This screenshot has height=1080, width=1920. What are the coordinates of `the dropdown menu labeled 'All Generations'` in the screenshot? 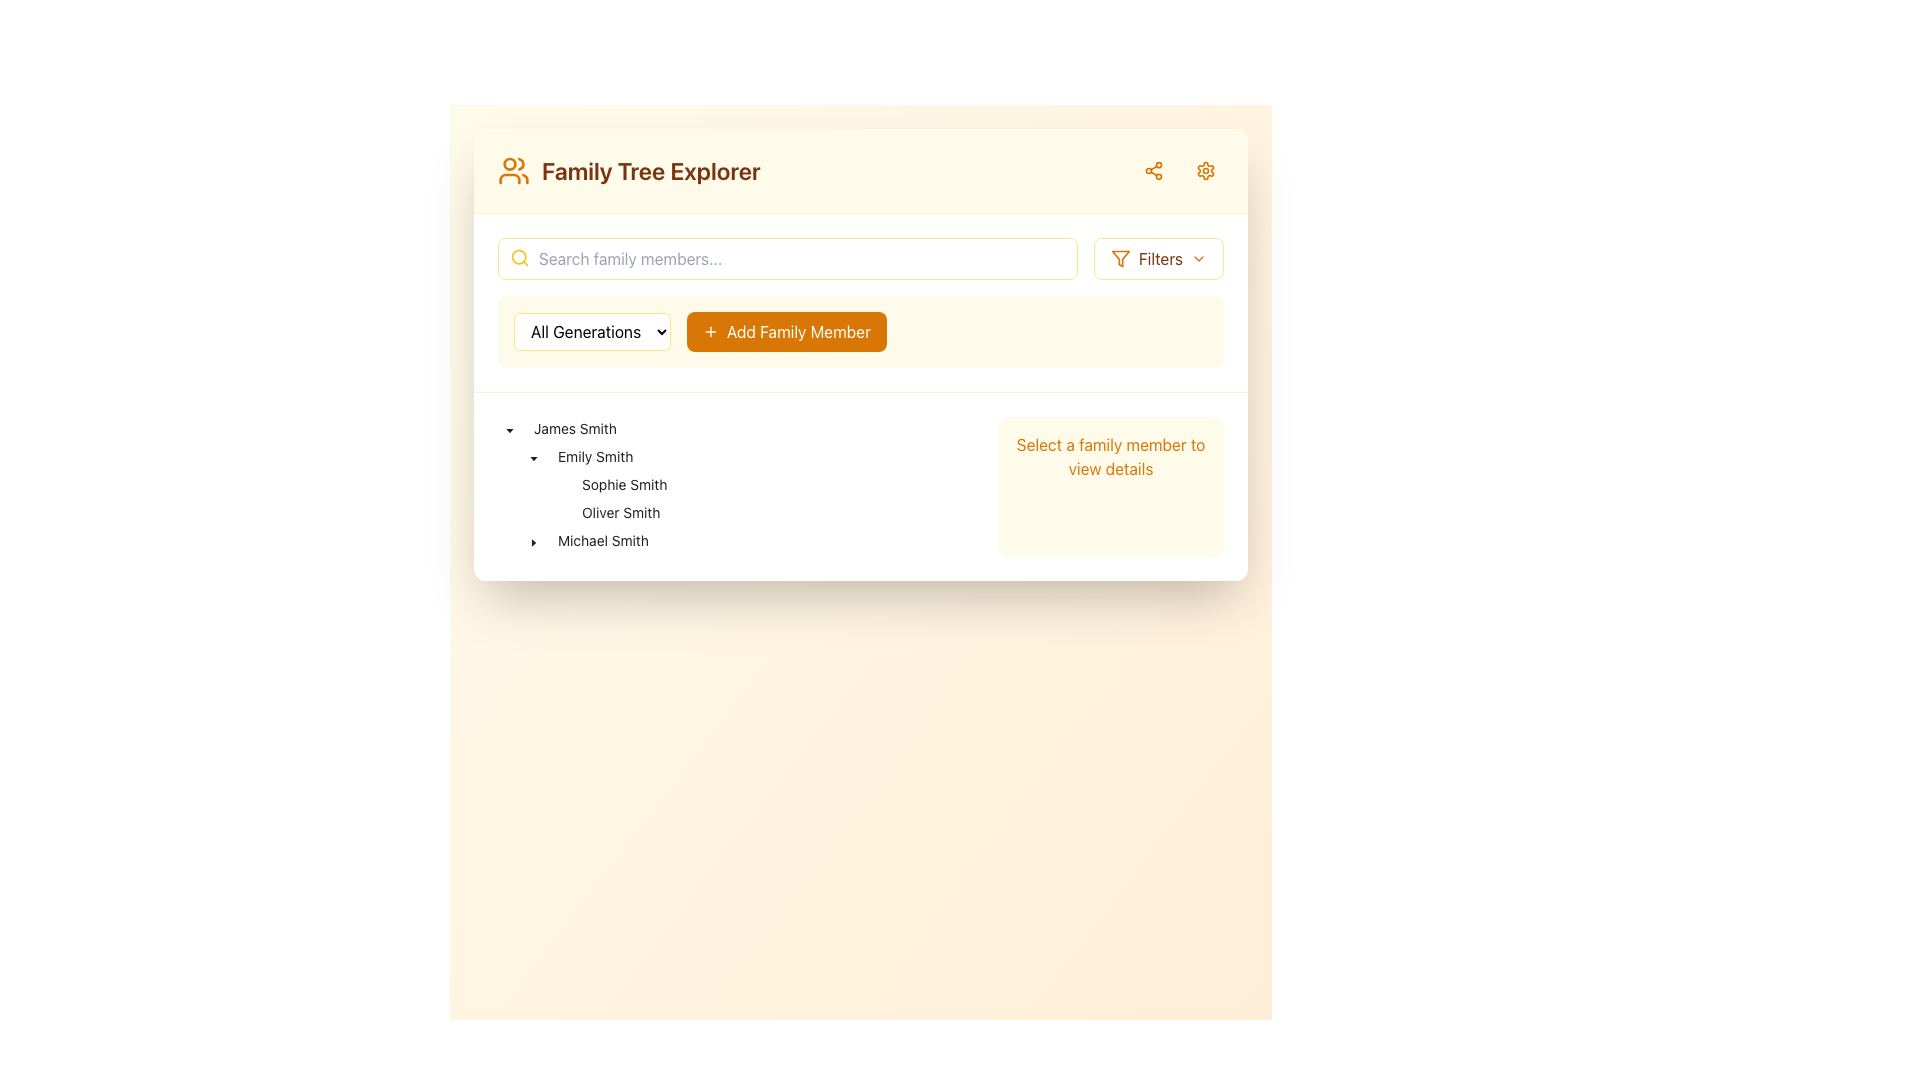 It's located at (591, 330).